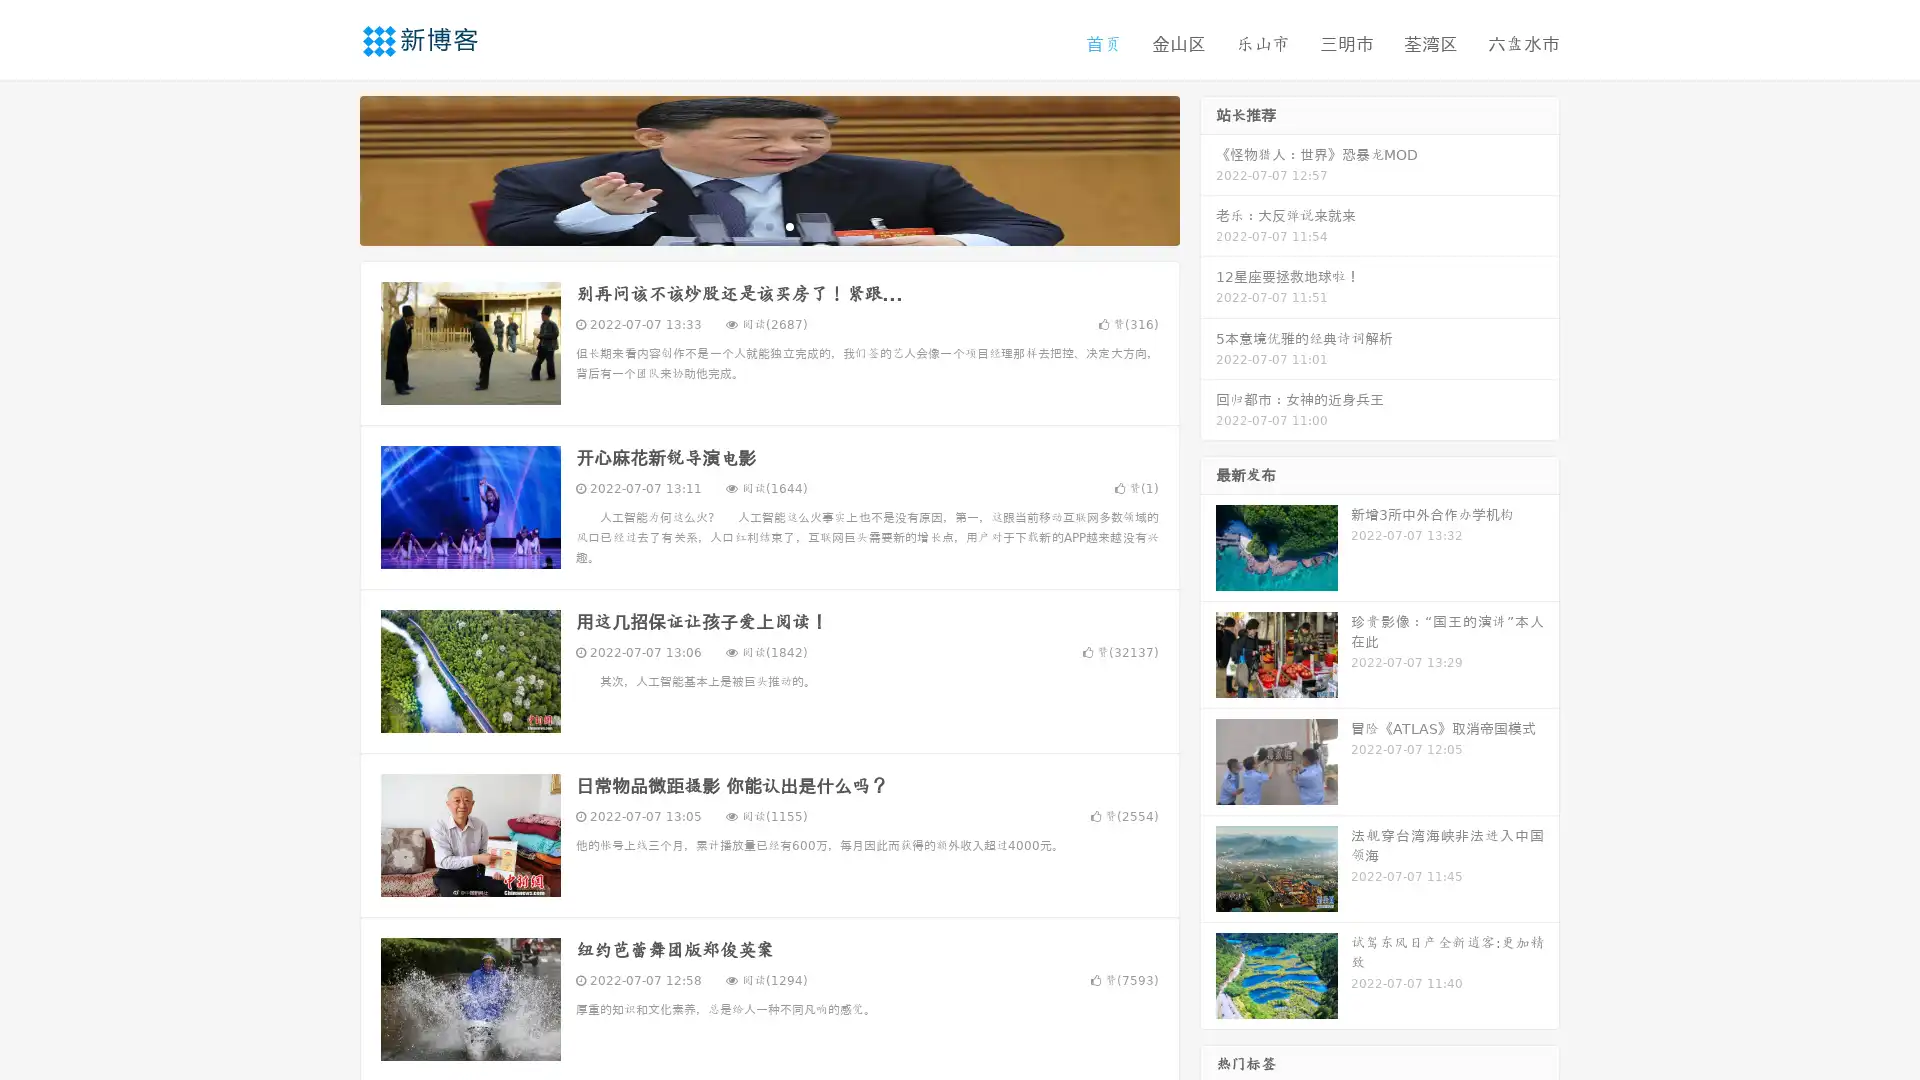 This screenshot has height=1080, width=1920. Describe the element at coordinates (748, 225) in the screenshot. I see `Go to slide 1` at that location.